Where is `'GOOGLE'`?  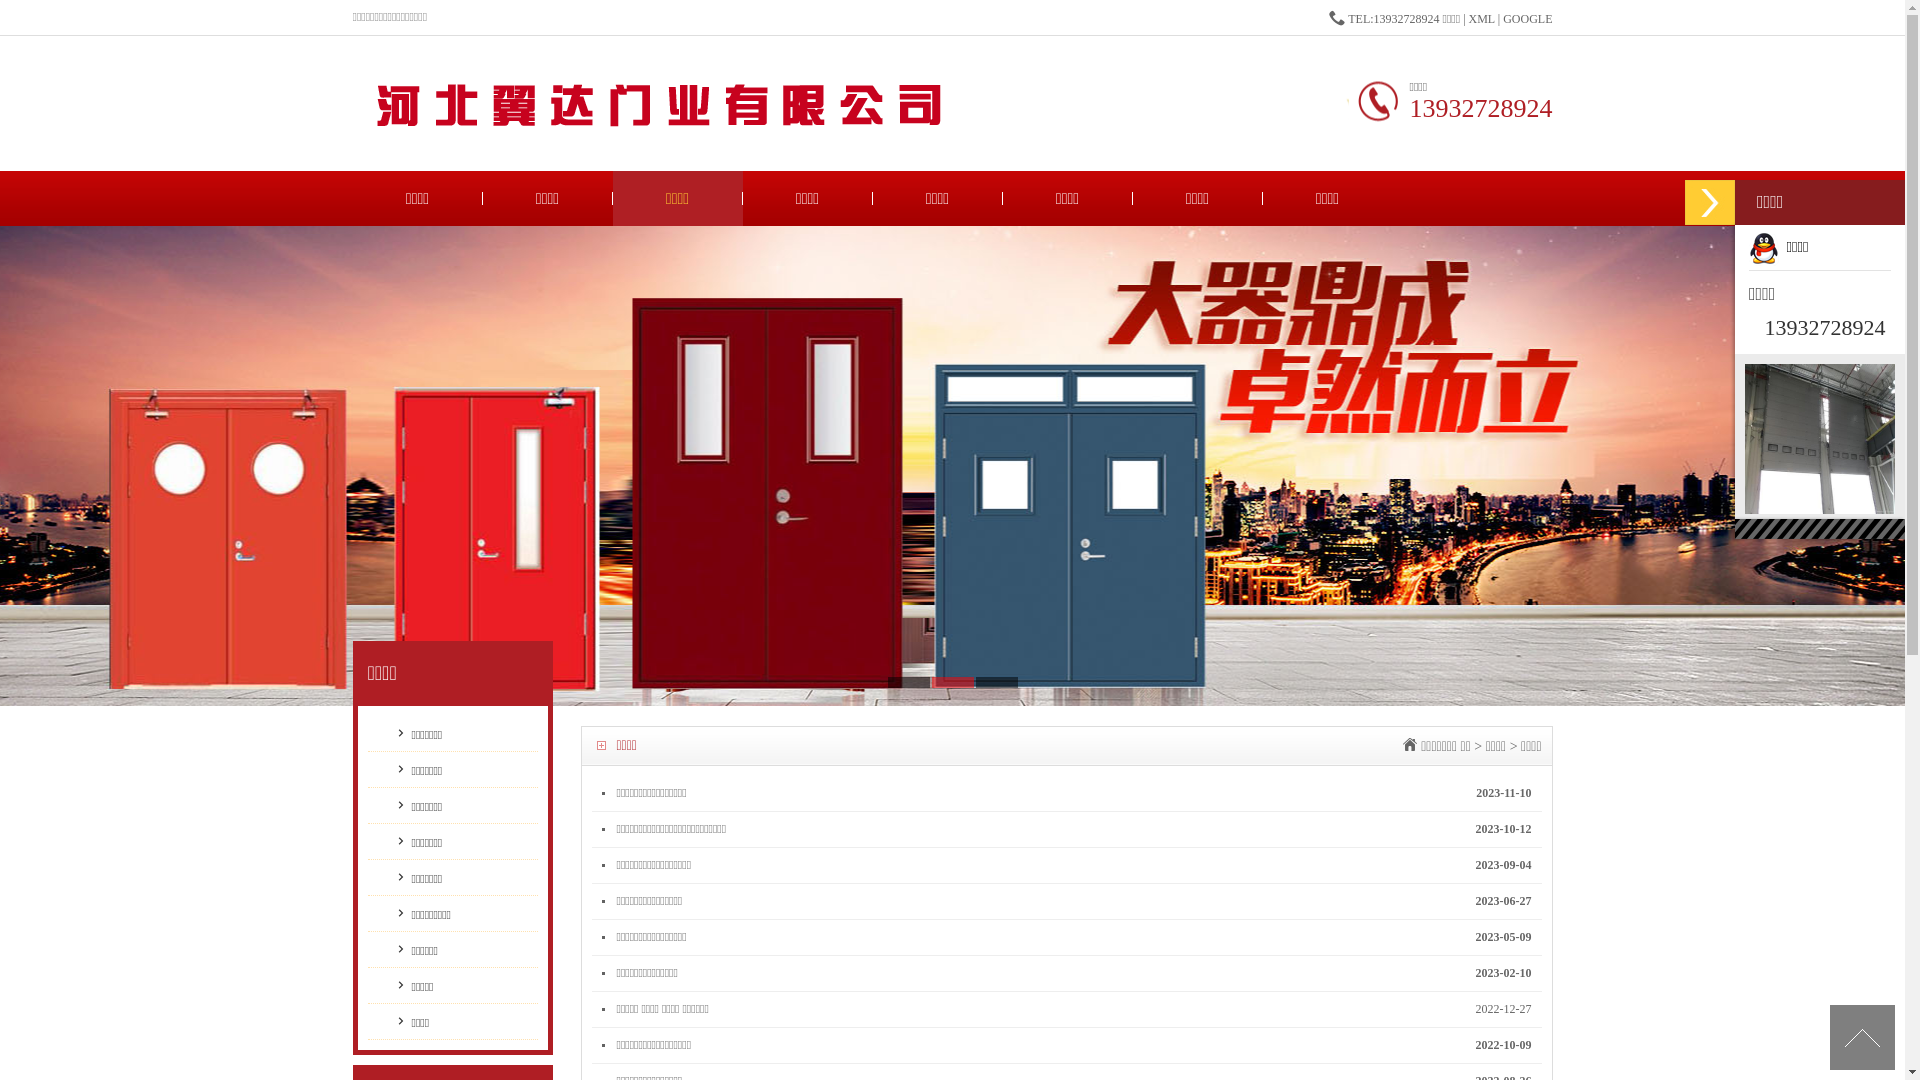 'GOOGLE' is located at coordinates (1526, 19).